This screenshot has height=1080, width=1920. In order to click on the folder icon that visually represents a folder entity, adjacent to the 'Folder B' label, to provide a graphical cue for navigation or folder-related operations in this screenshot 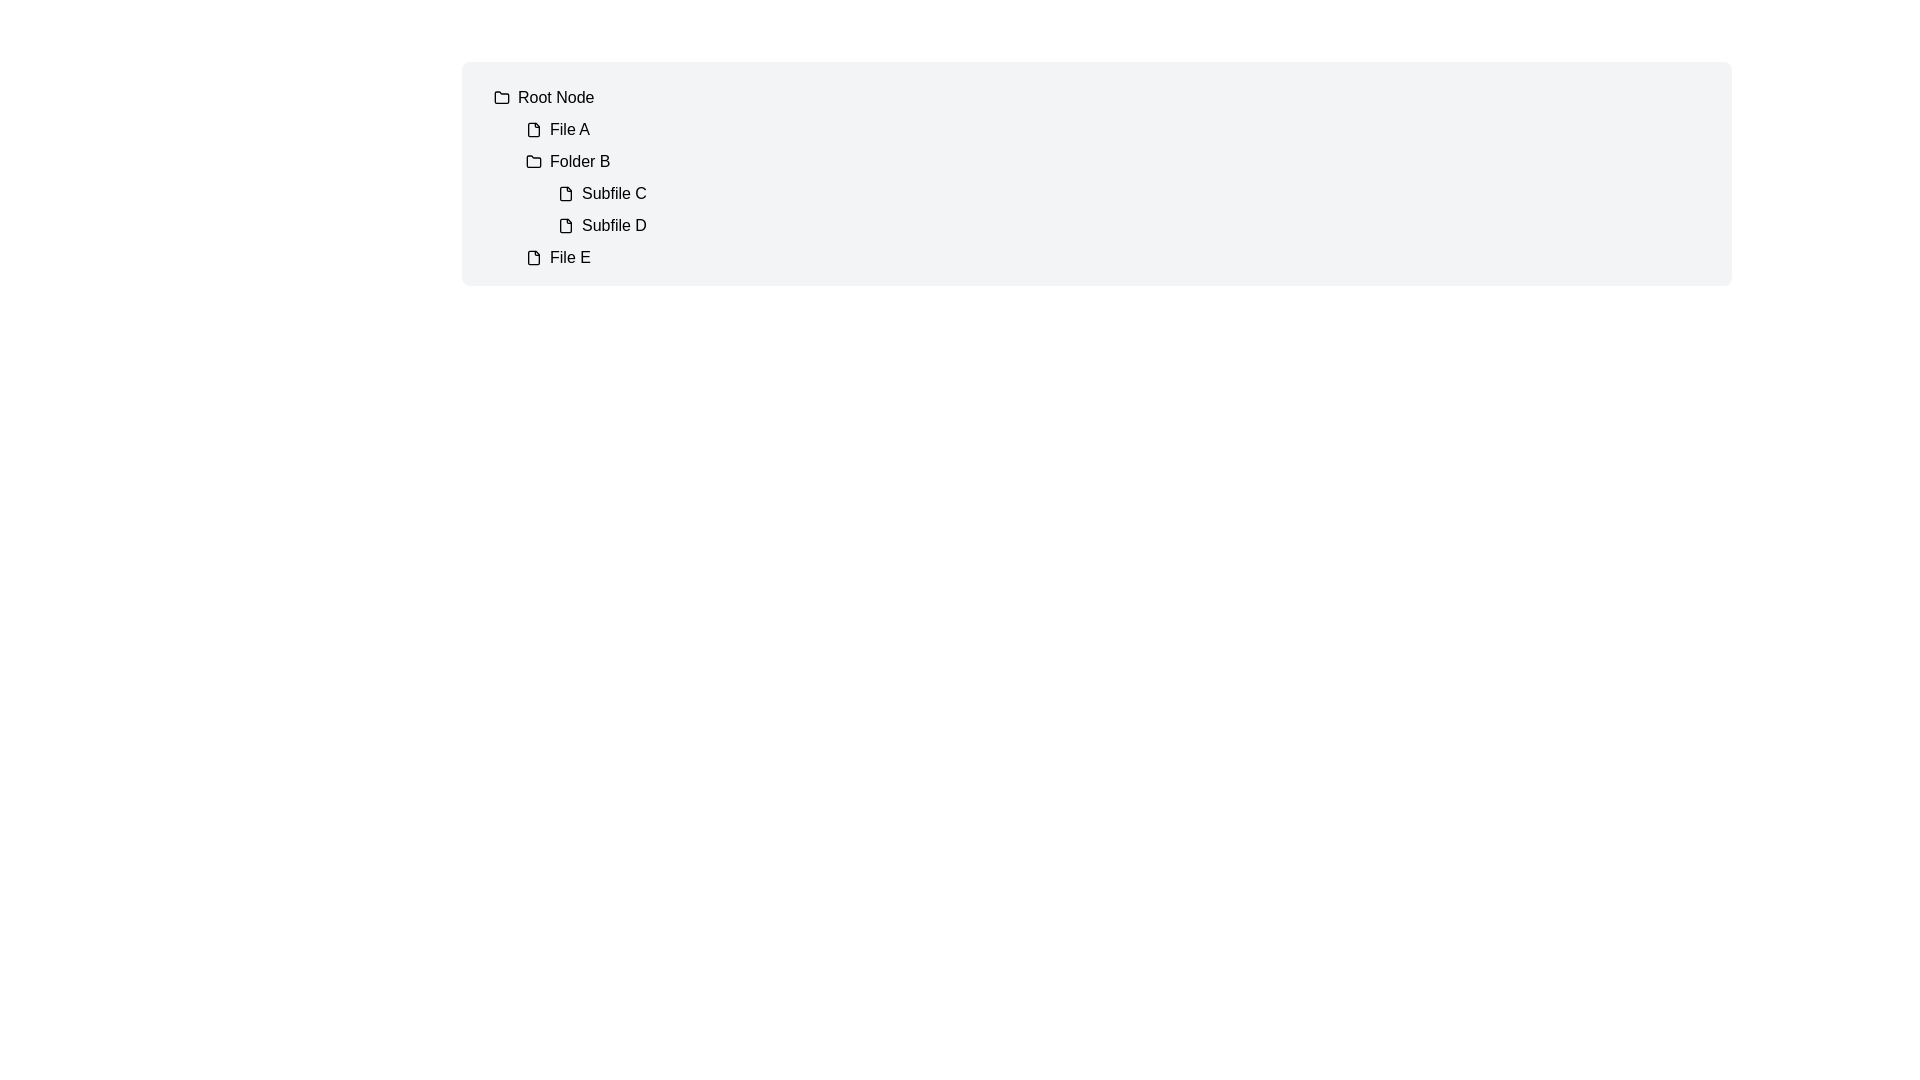, I will do `click(533, 161)`.